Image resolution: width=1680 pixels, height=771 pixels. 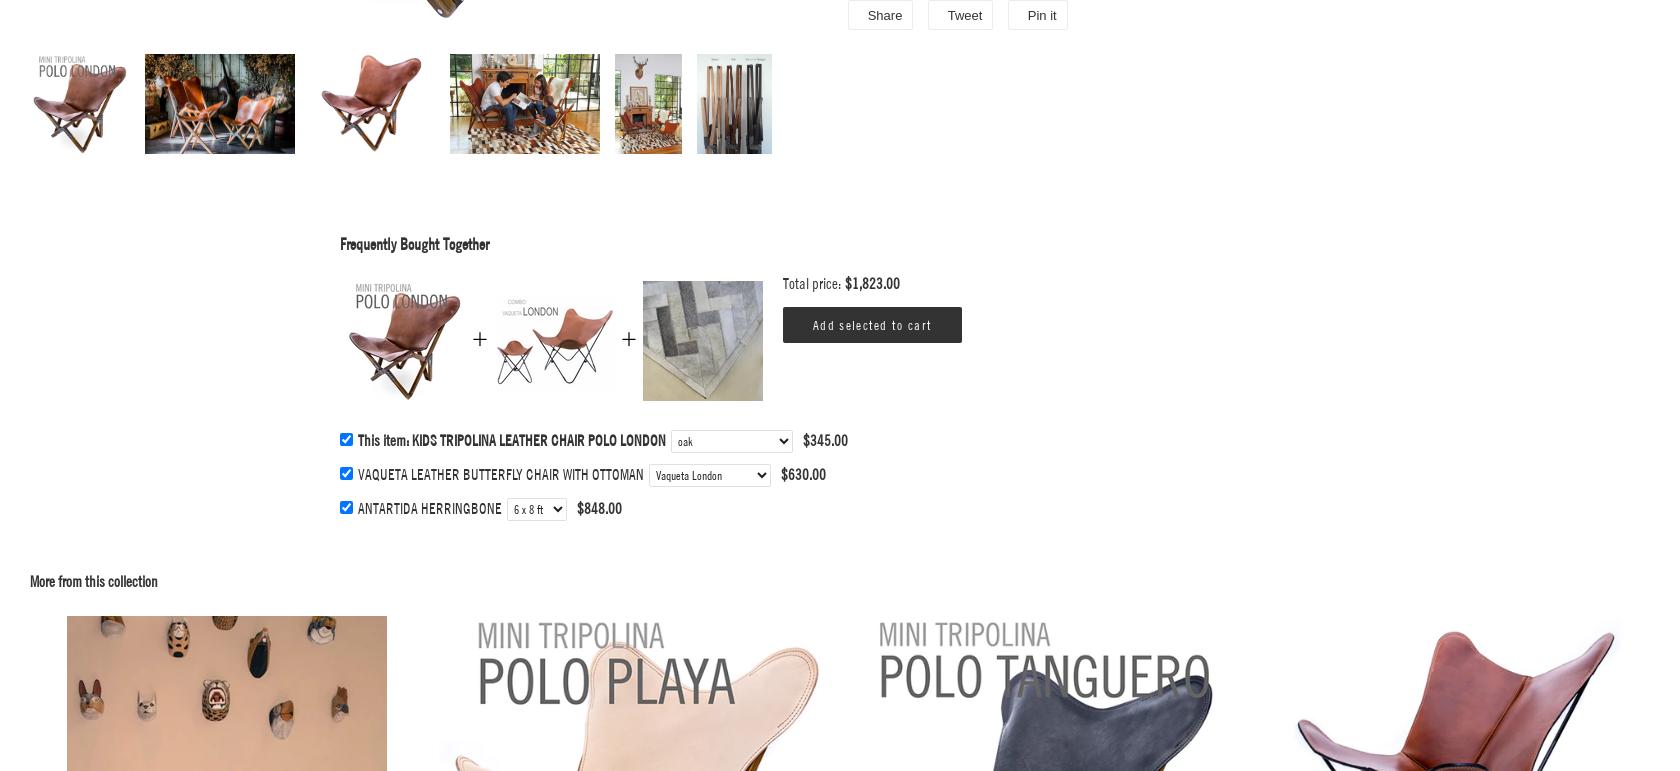 What do you see at coordinates (802, 440) in the screenshot?
I see `'$345.00'` at bounding box center [802, 440].